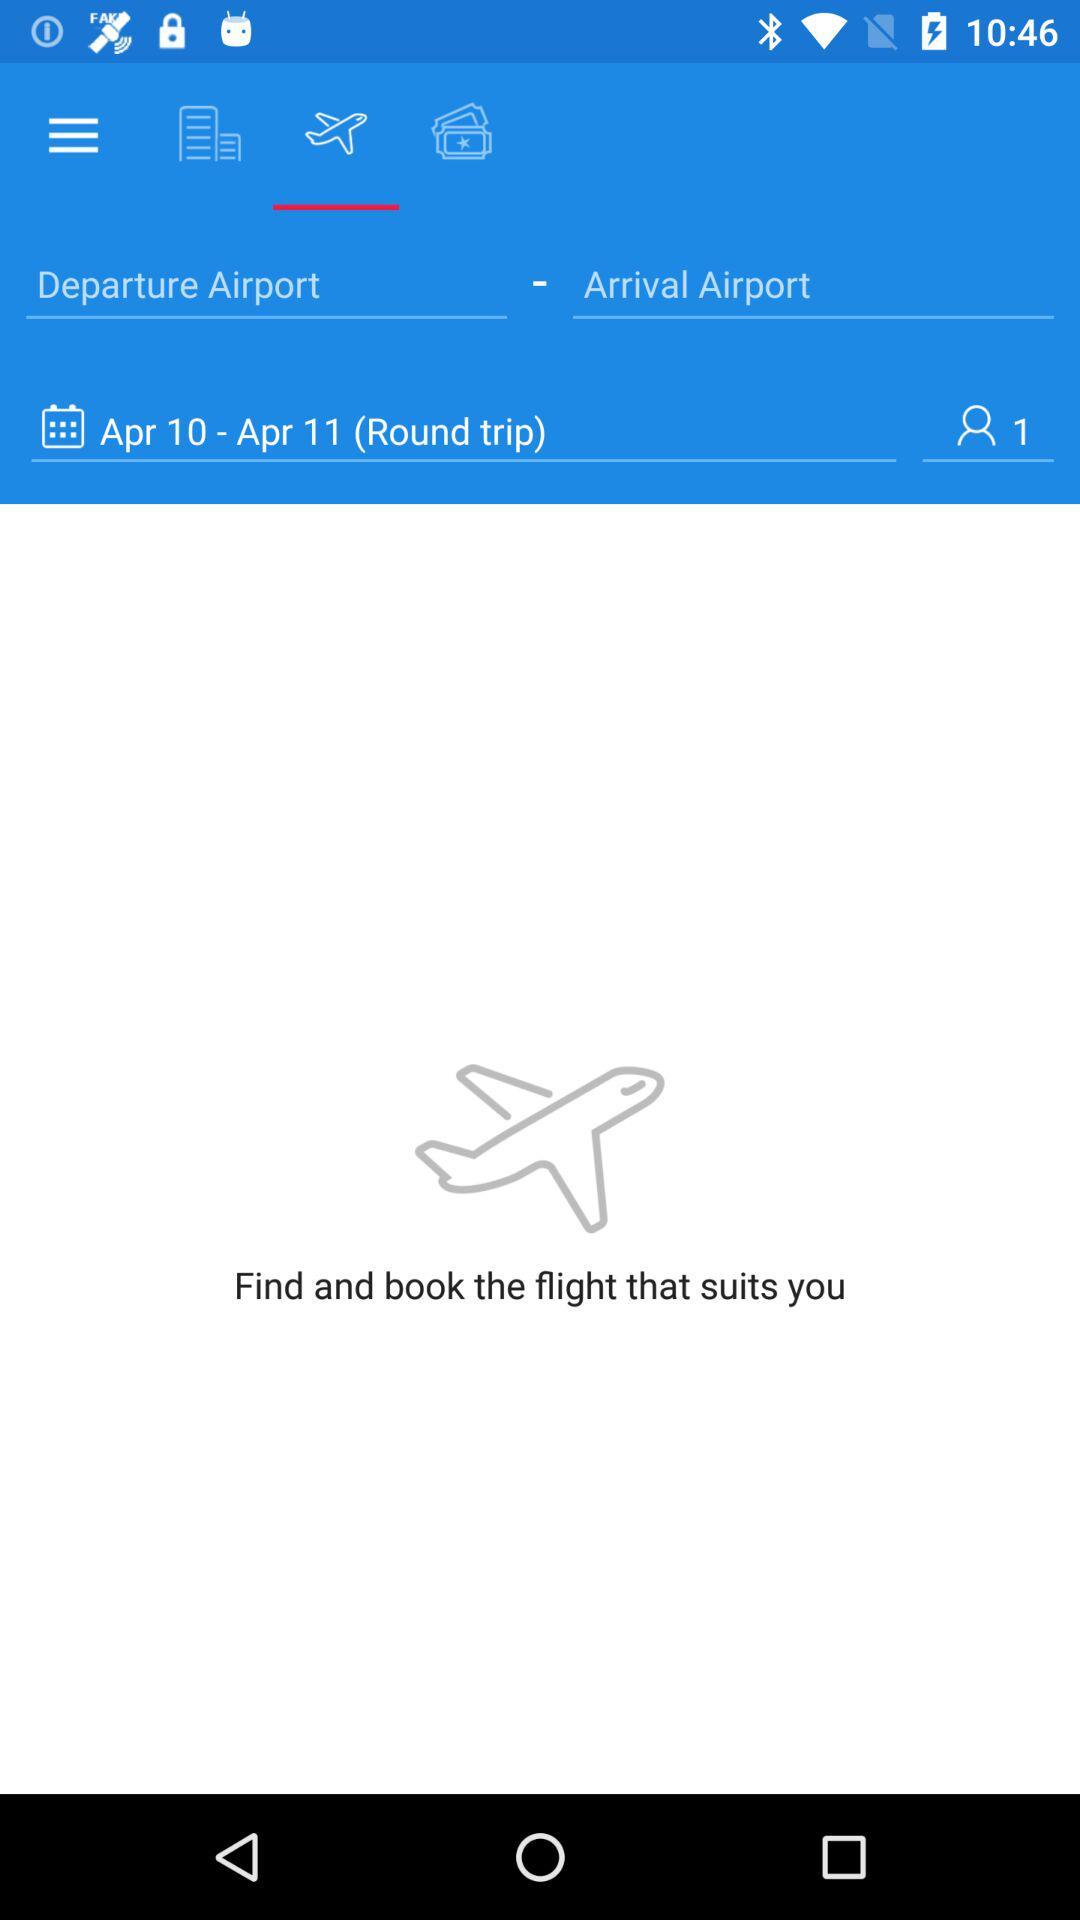 This screenshot has height=1920, width=1080. What do you see at coordinates (463, 429) in the screenshot?
I see `last option in the page beside 1 number` at bounding box center [463, 429].